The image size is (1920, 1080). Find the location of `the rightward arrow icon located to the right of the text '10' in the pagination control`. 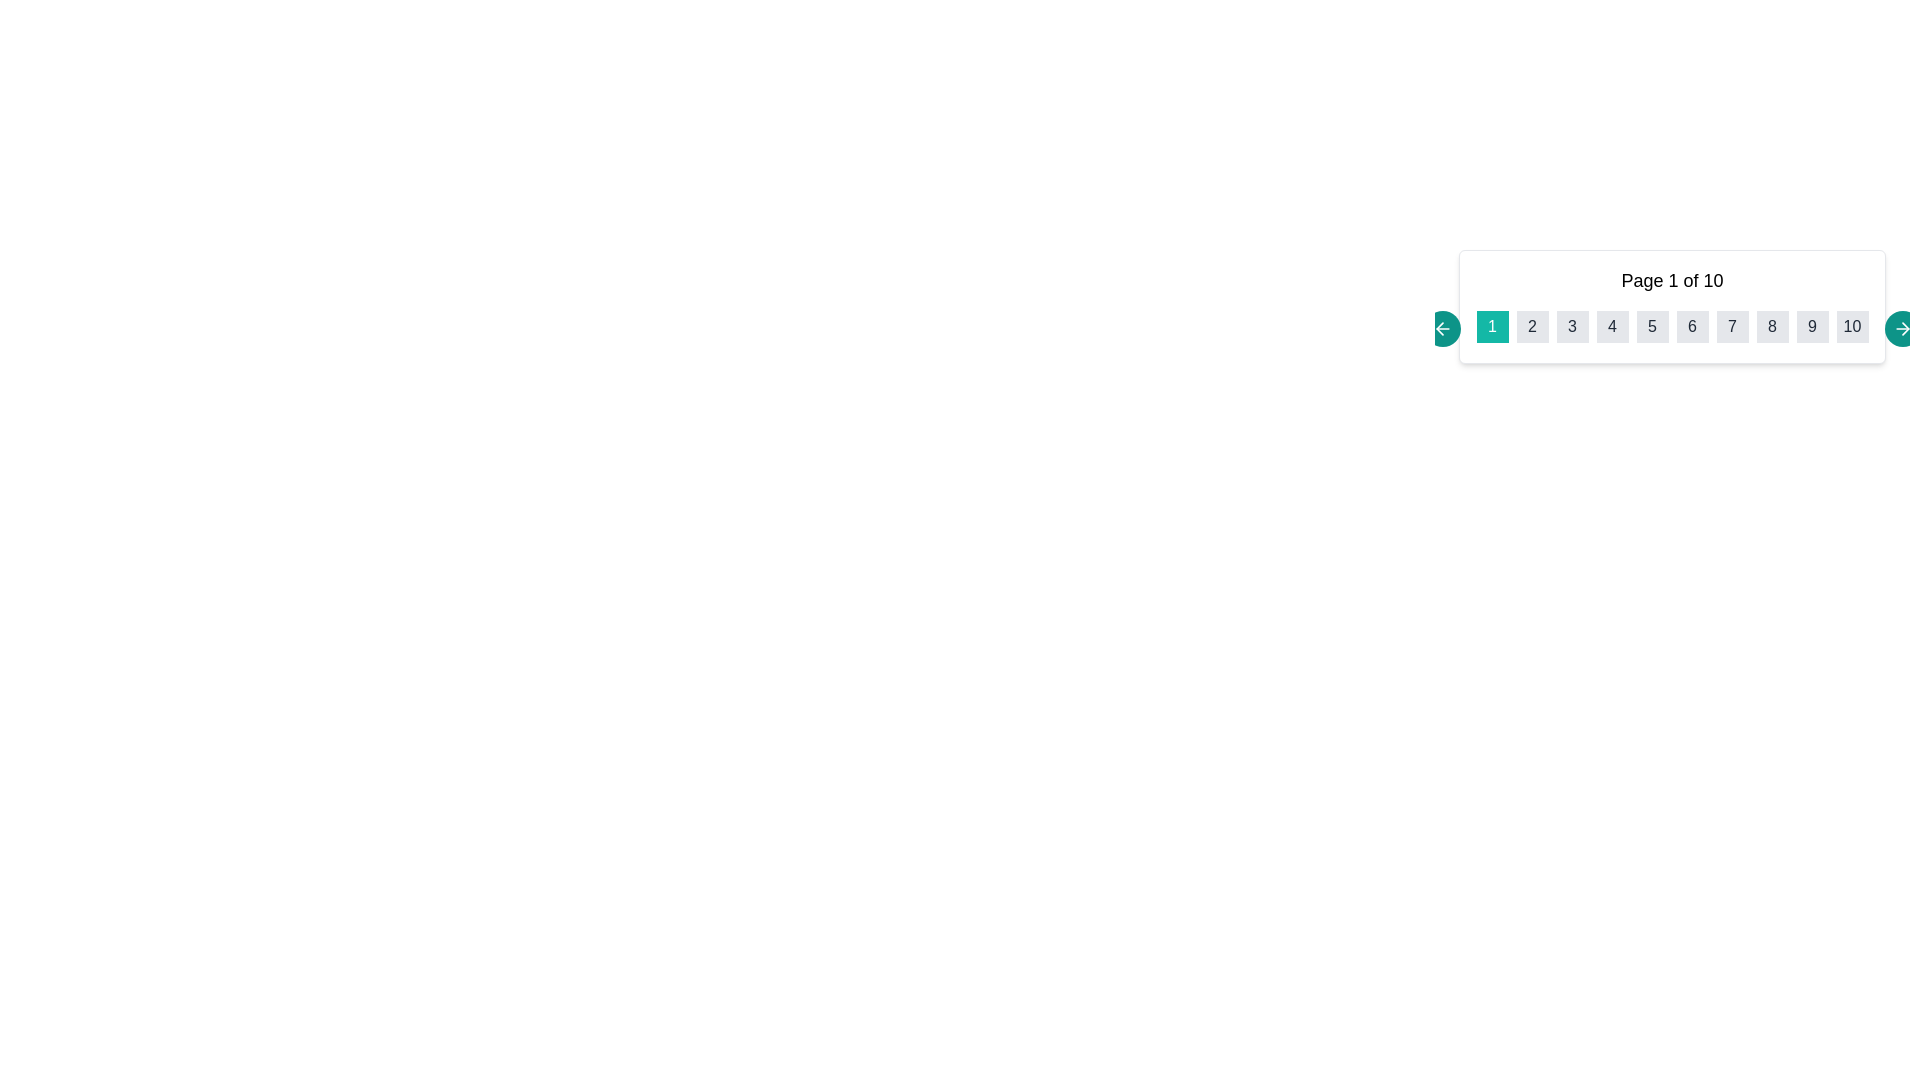

the rightward arrow icon located to the right of the text '10' in the pagination control is located at coordinates (1904, 327).